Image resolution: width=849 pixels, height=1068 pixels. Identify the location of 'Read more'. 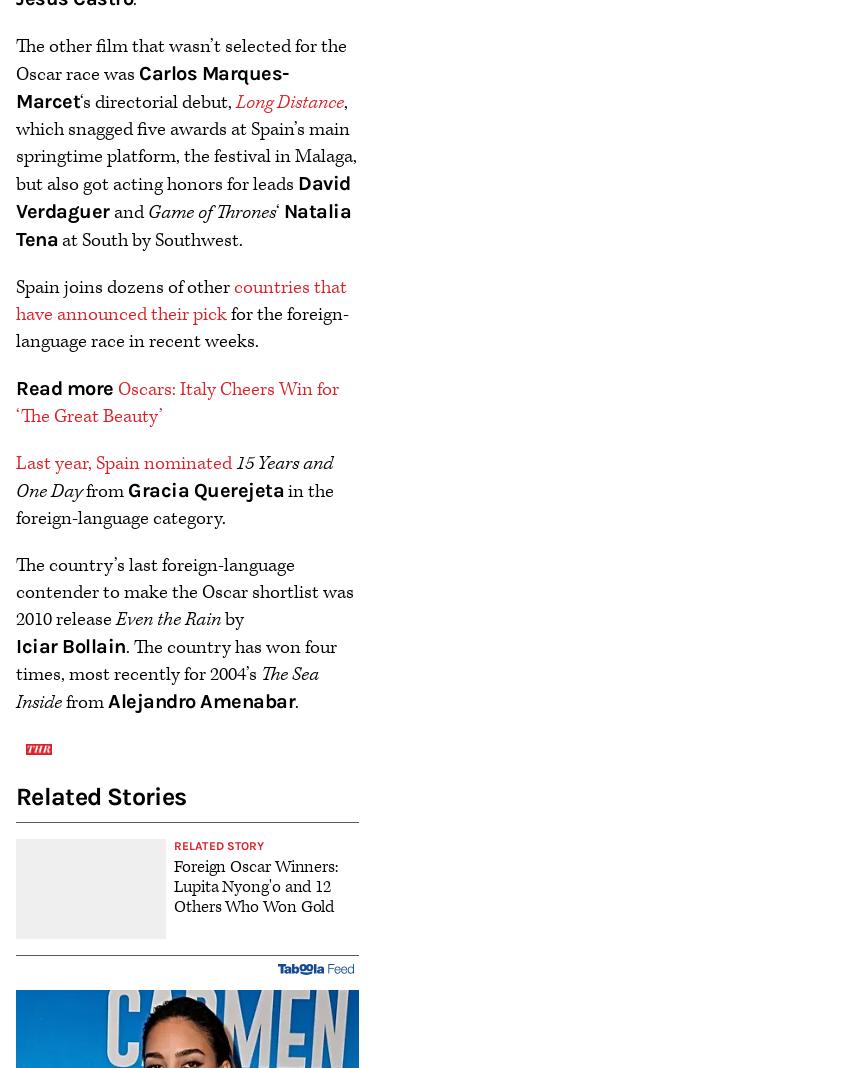
(14, 386).